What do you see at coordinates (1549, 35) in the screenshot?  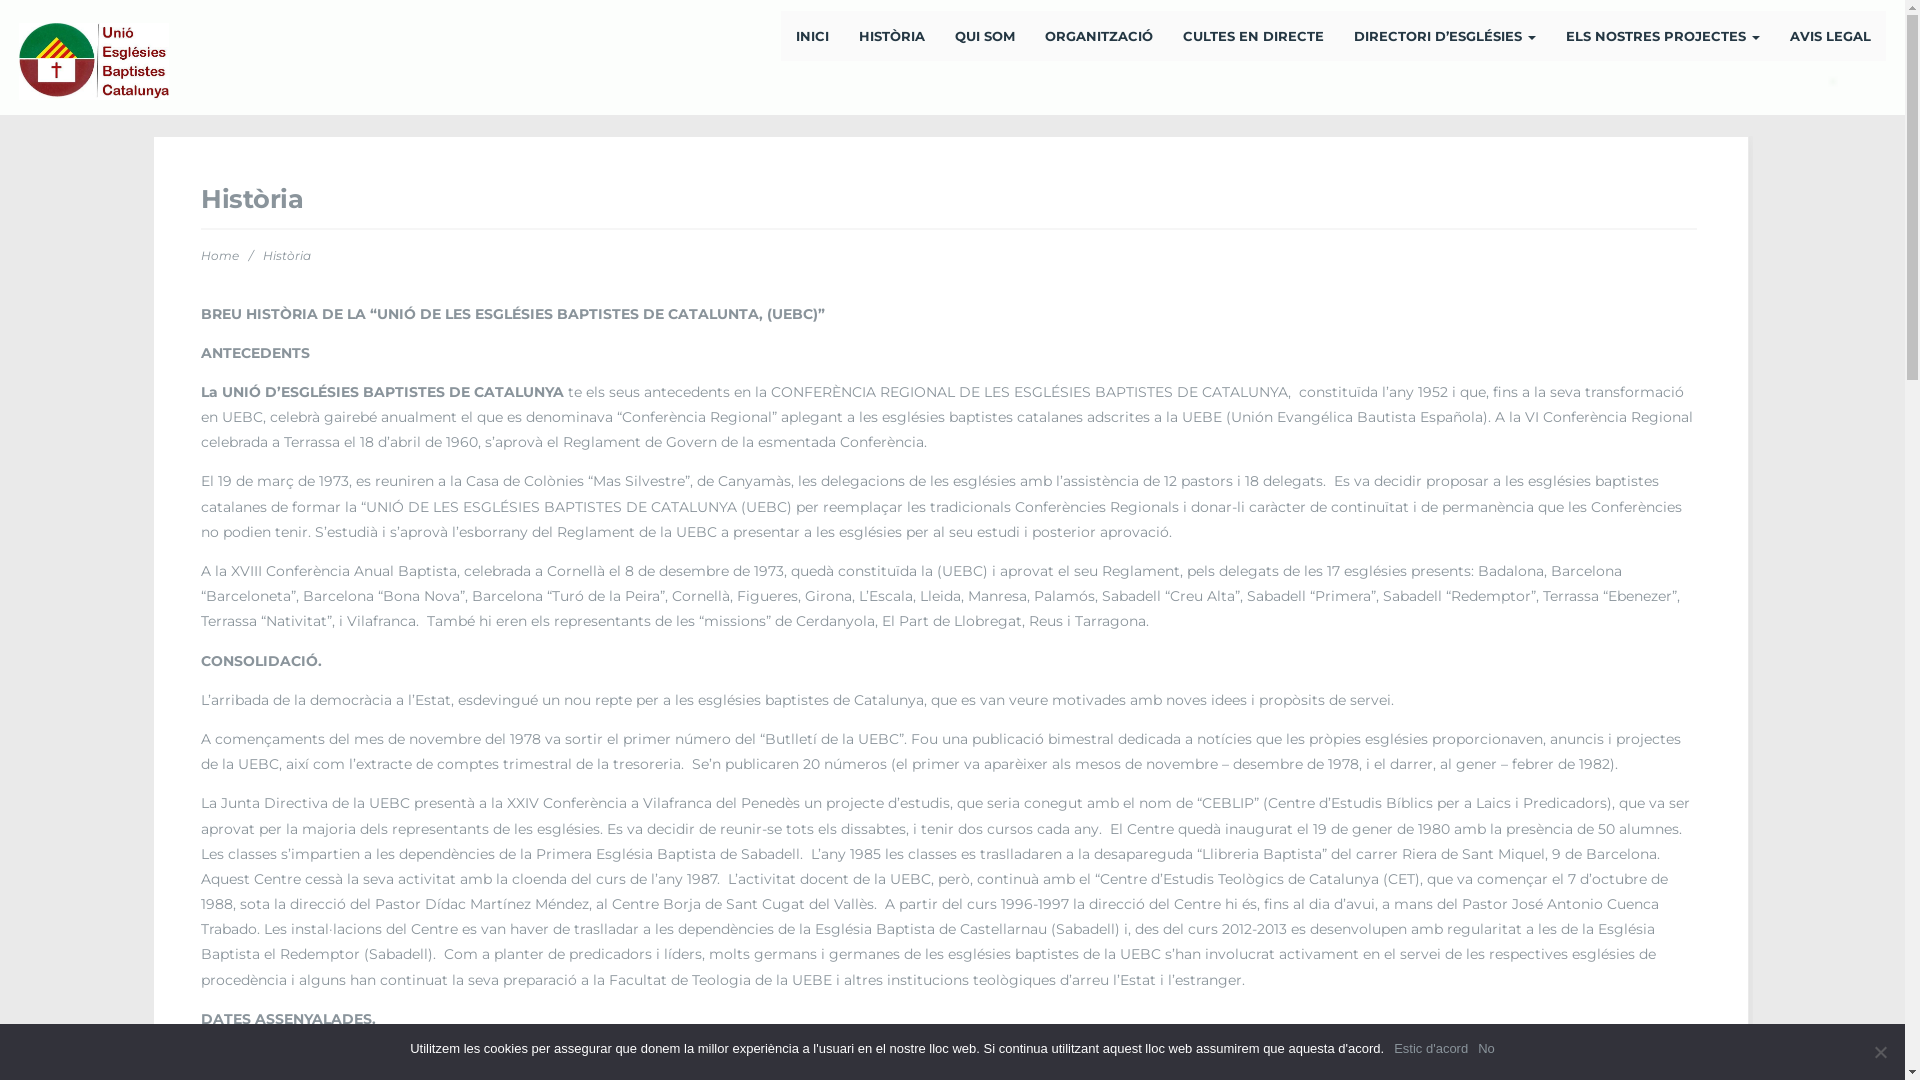 I see `'ELS NOSTRES PROJECTES'` at bounding box center [1549, 35].